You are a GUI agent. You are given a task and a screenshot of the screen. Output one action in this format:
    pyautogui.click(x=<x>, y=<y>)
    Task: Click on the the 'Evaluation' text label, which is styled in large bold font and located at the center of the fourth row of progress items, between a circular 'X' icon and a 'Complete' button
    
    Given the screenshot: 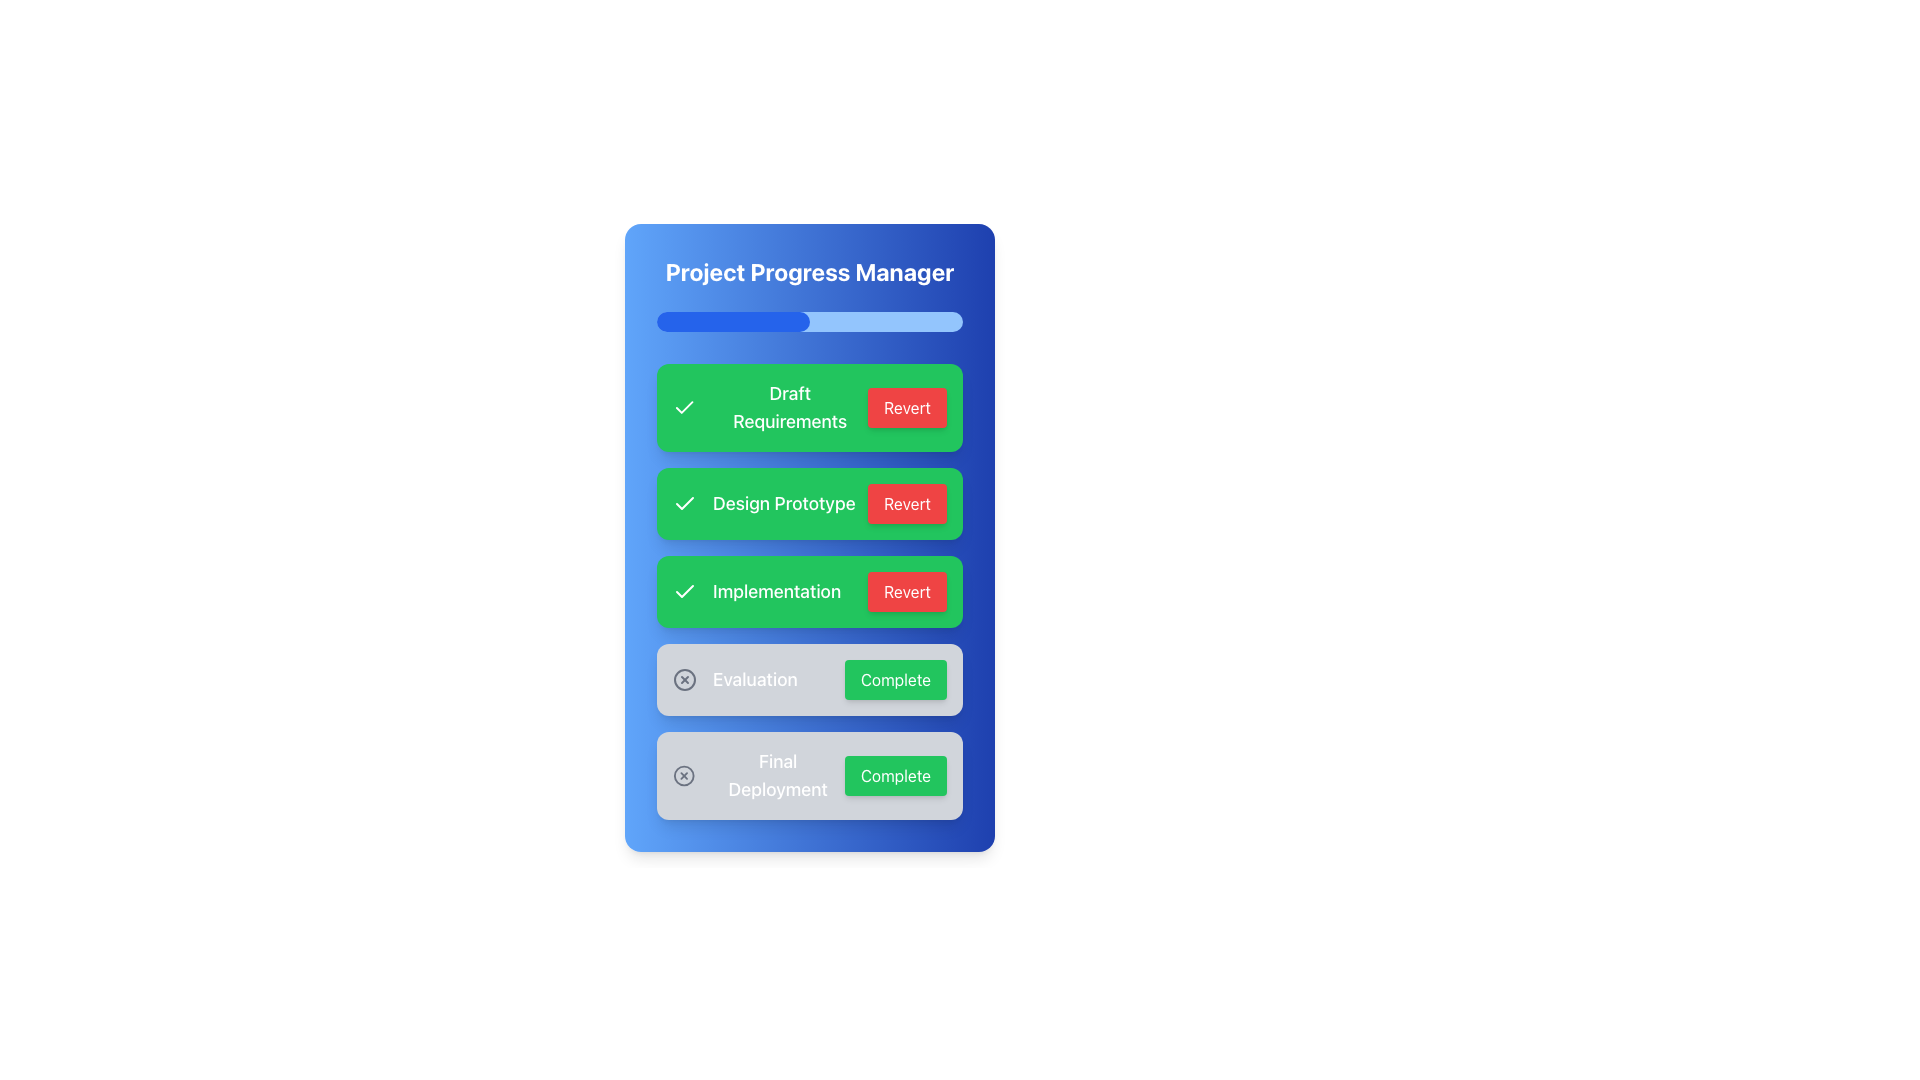 What is the action you would take?
    pyautogui.click(x=754, y=678)
    